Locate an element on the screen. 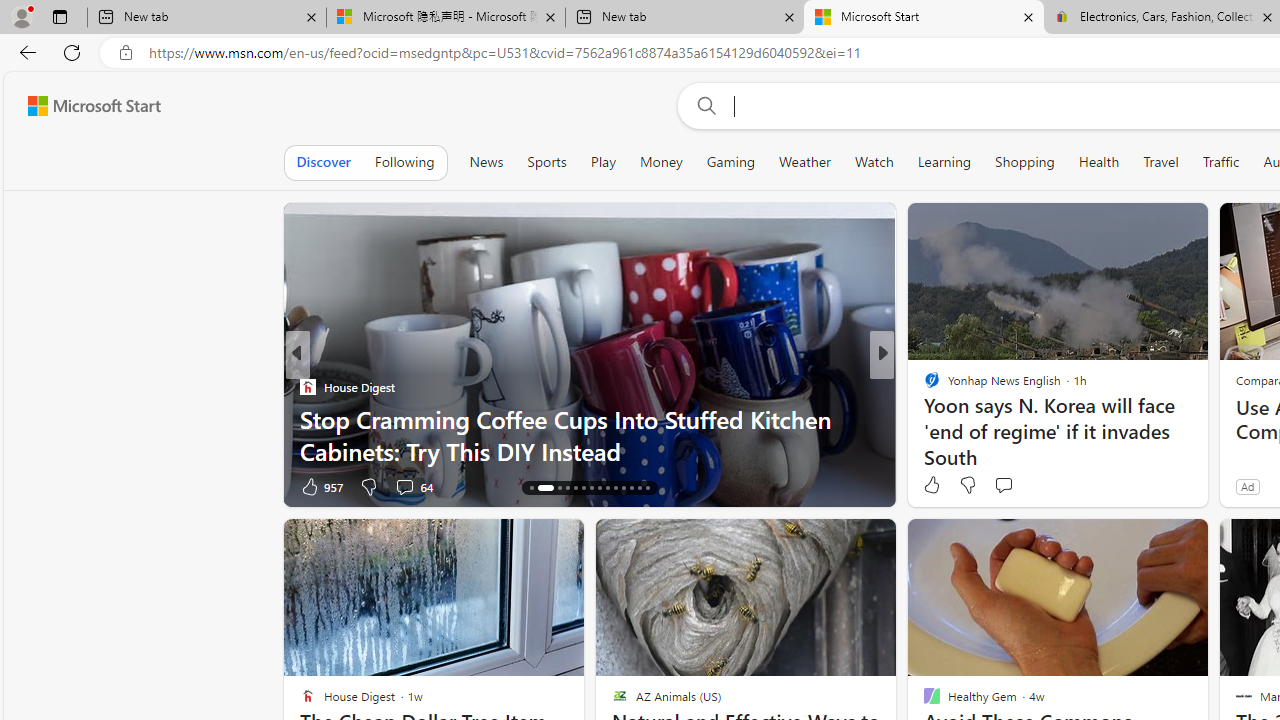  'View comments 18 Comment' is located at coordinates (1020, 486).